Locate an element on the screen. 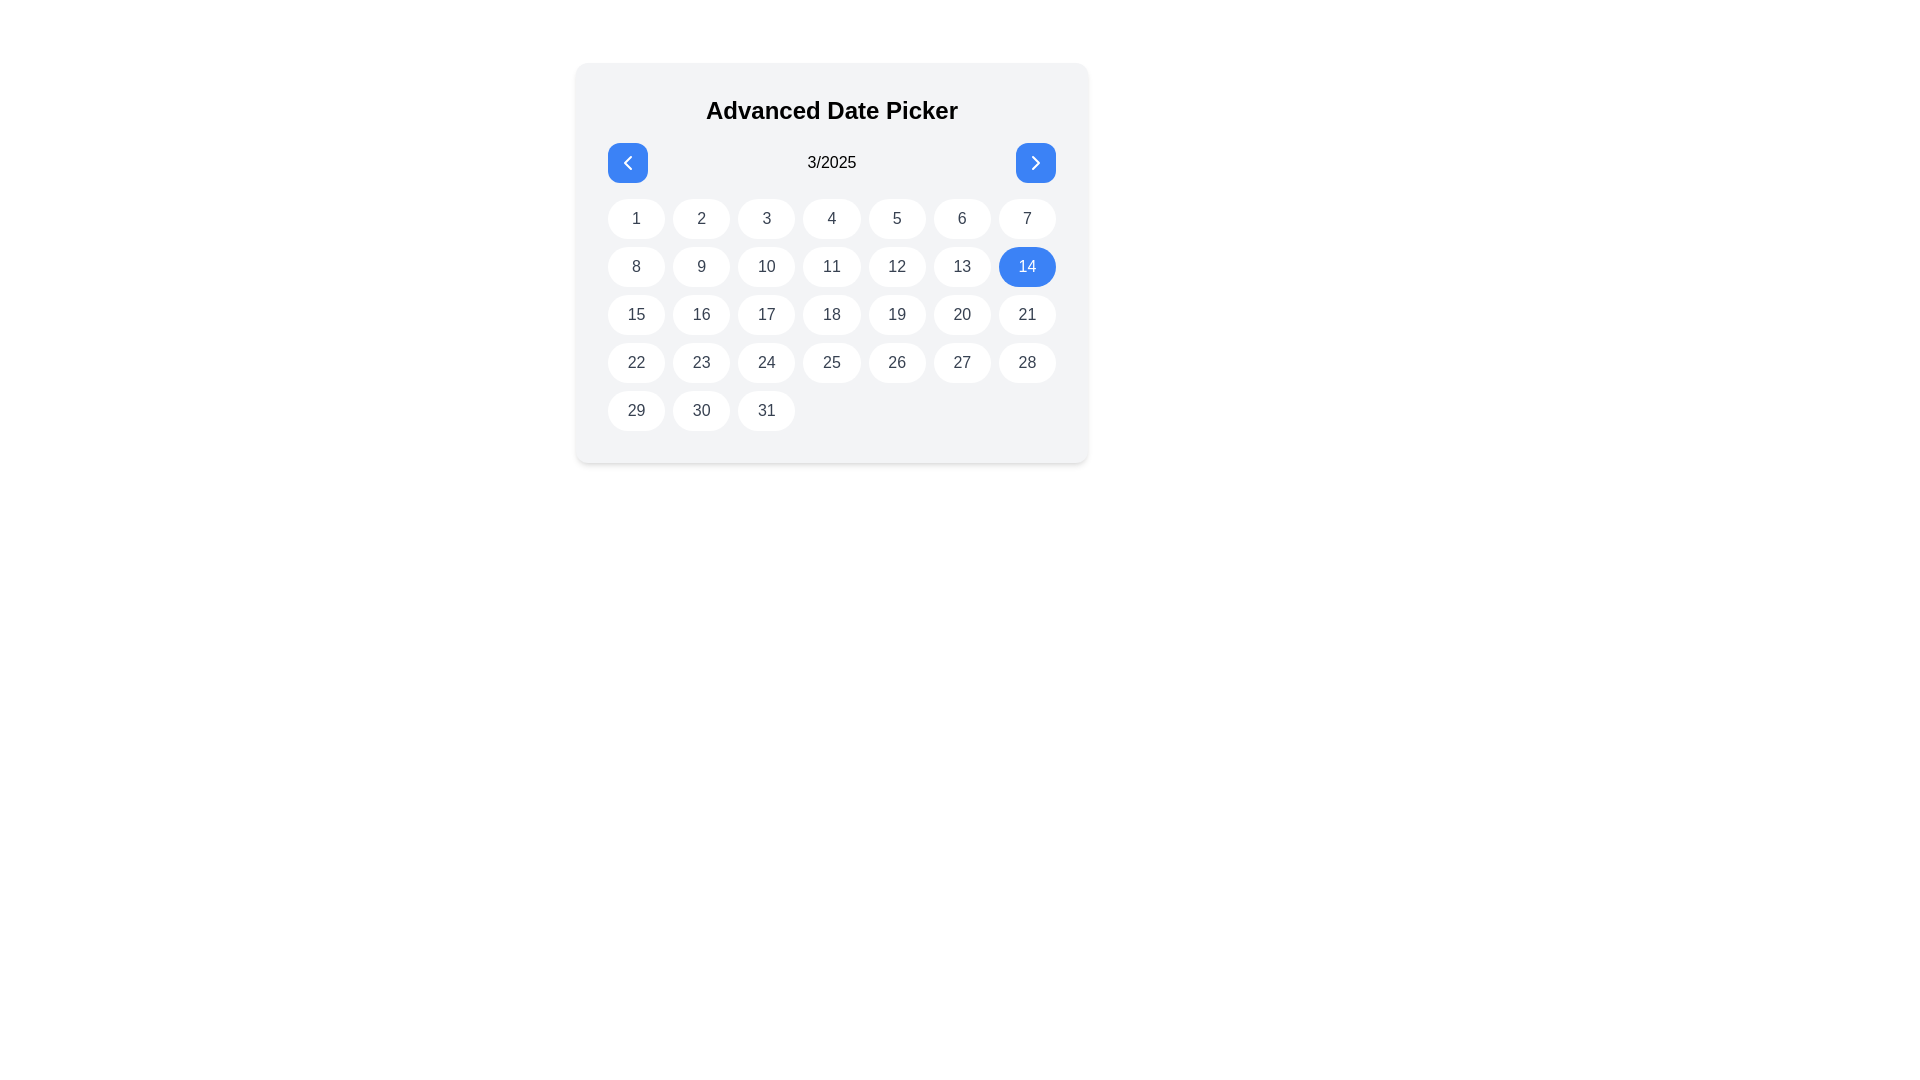 Image resolution: width=1920 pixels, height=1080 pixels. the static date display element located between the navigation arrows in the calendar component, which shows the currently displayed month and year is located at coordinates (831, 161).